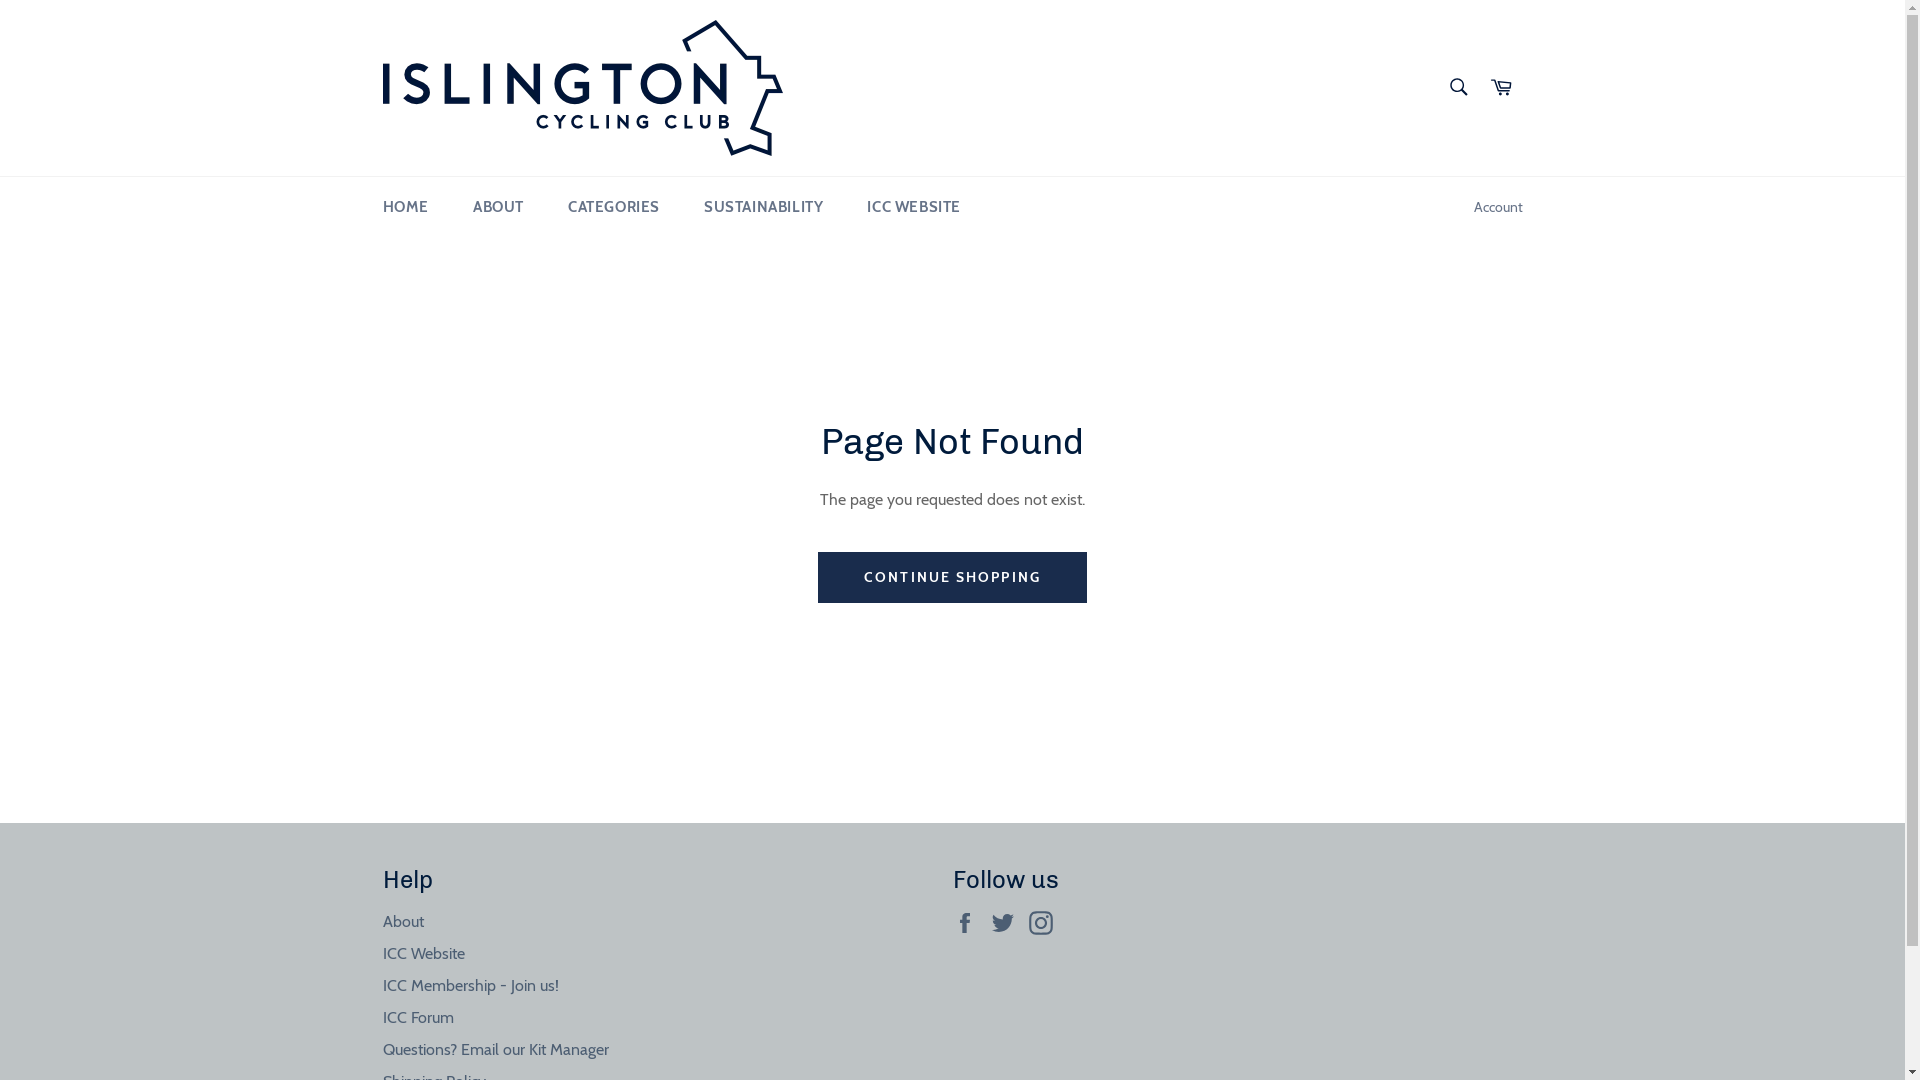  Describe the element at coordinates (382, 952) in the screenshot. I see `'ICC Website'` at that location.